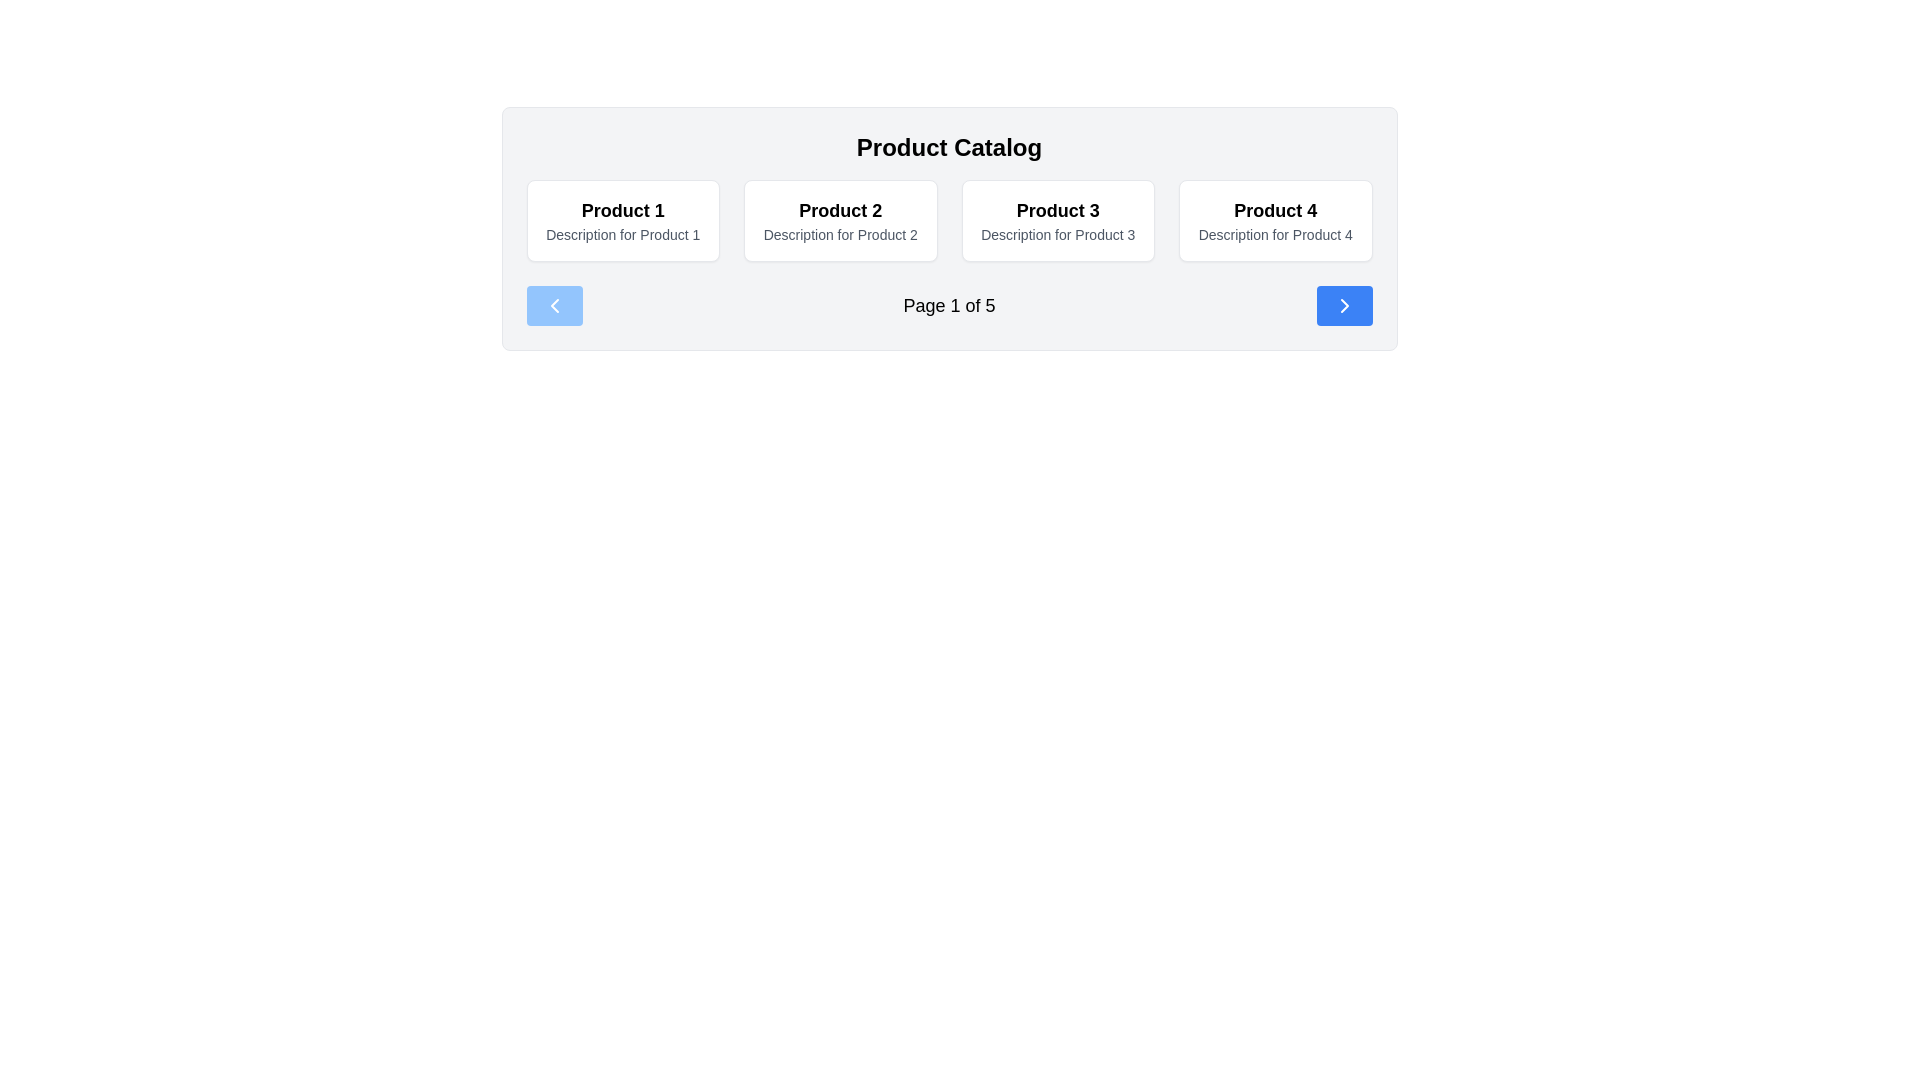 This screenshot has height=1080, width=1920. Describe the element at coordinates (1274, 234) in the screenshot. I see `the text label providing a brief description of 'Product 4', which is located directly under the title 'Product 4' within its product card` at that location.